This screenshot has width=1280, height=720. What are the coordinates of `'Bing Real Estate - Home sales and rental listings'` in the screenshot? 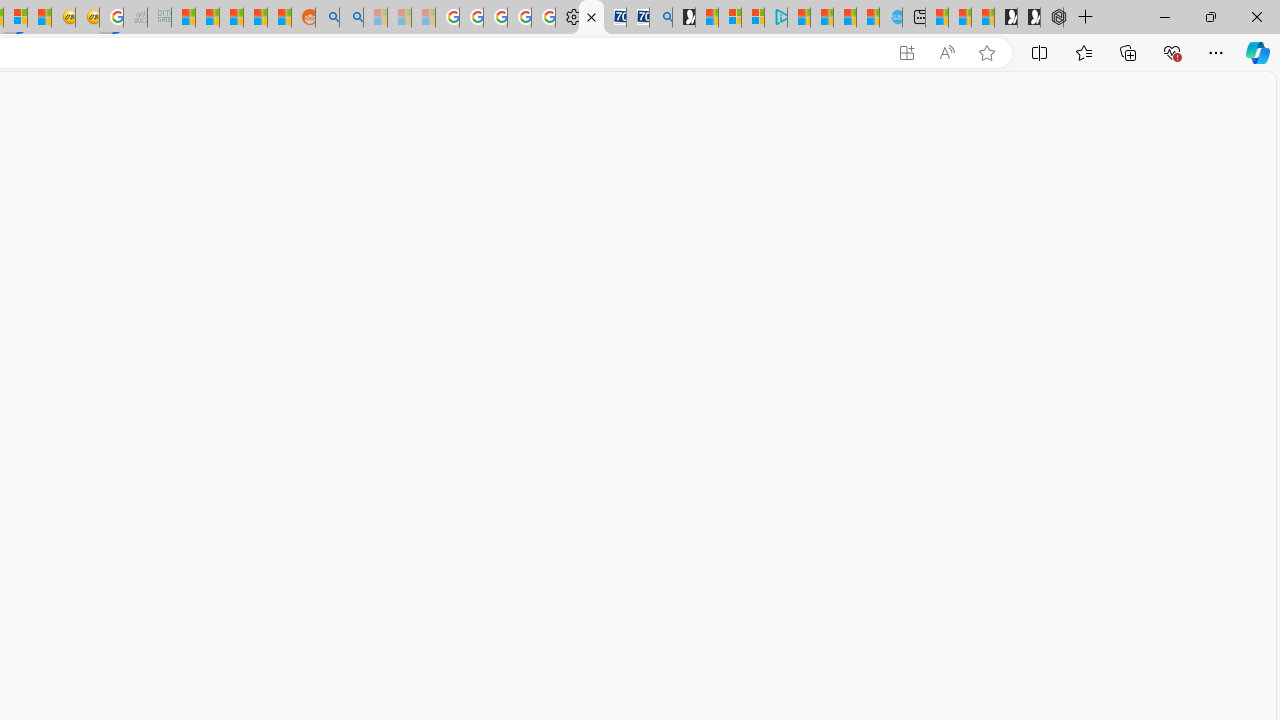 It's located at (661, 17).